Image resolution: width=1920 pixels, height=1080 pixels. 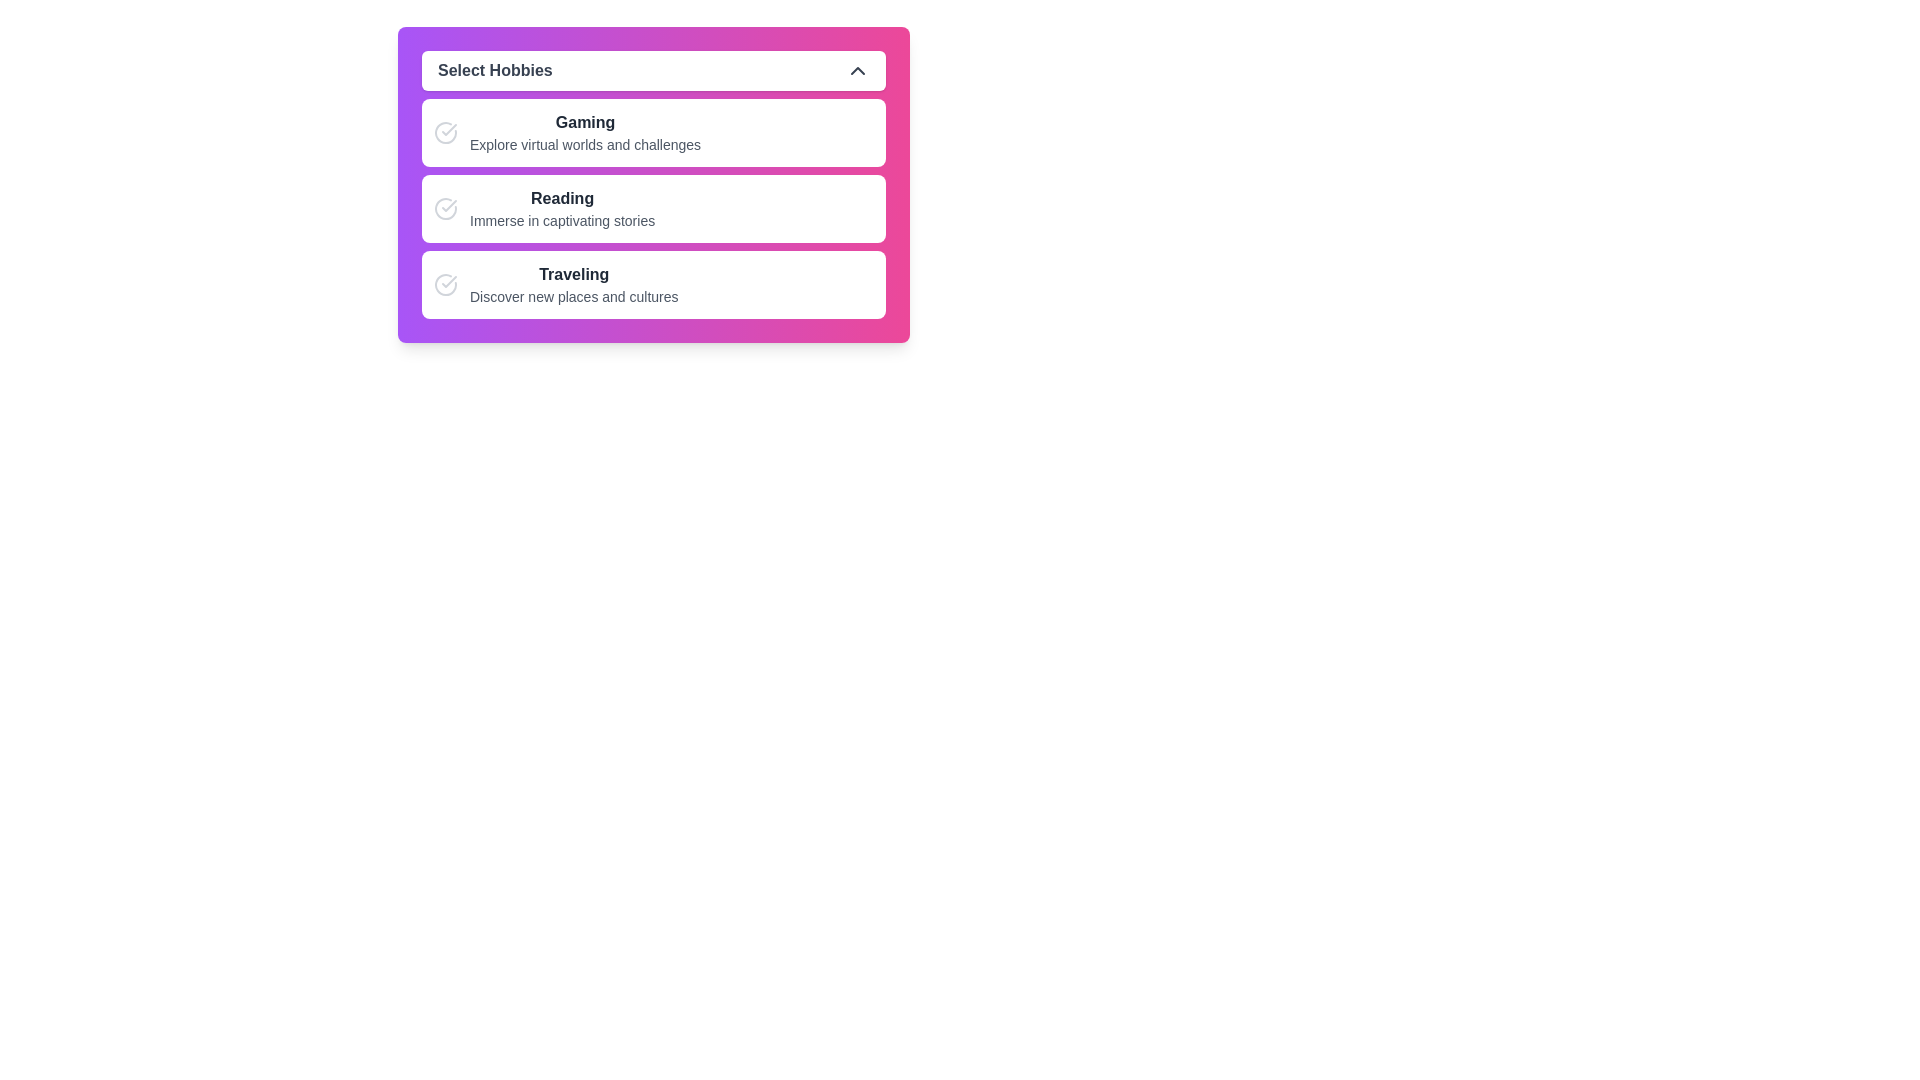 What do you see at coordinates (445, 132) in the screenshot?
I see `the visual indicator icon representing the selection status for the 'Gaming' option located in the first list item under the 'Select Hobbies' header` at bounding box center [445, 132].